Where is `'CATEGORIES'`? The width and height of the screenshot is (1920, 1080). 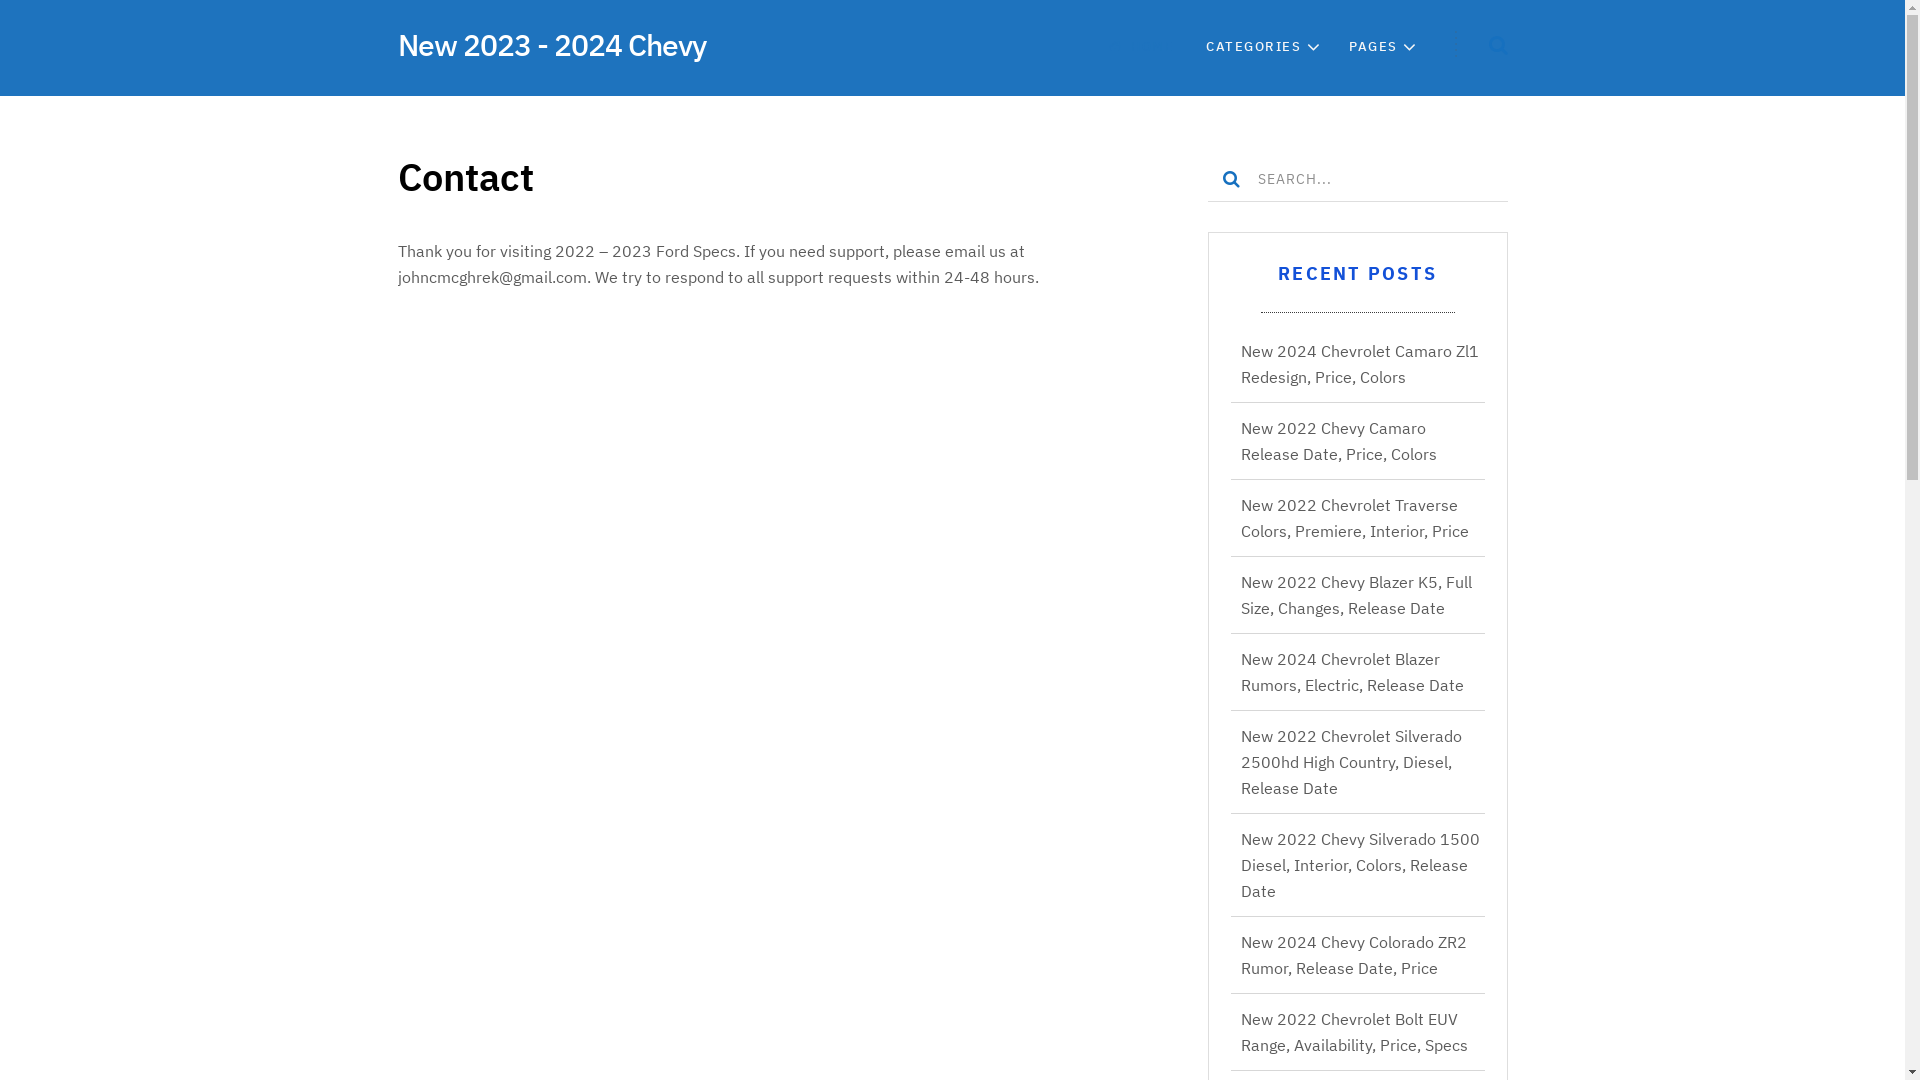 'CATEGORIES' is located at coordinates (1252, 45).